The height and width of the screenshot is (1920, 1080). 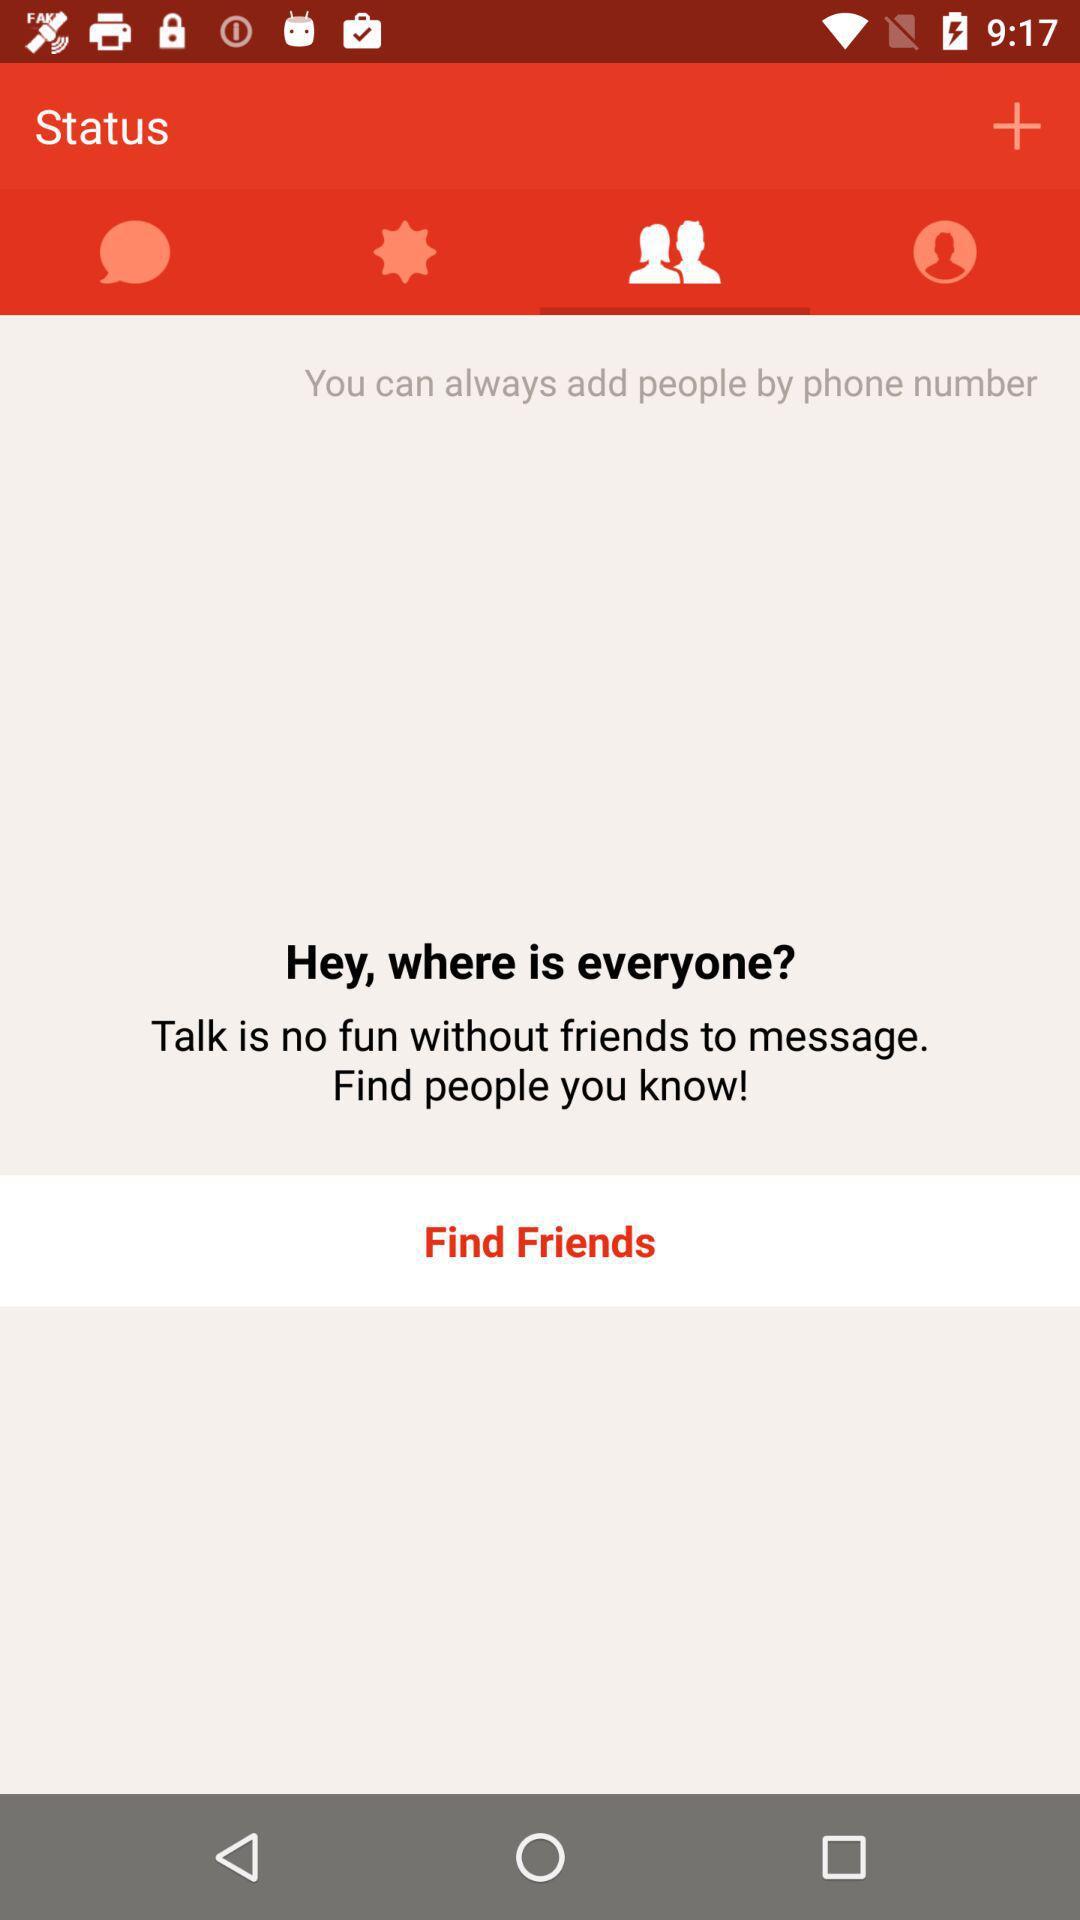 I want to click on the settings icon, so click(x=405, y=251).